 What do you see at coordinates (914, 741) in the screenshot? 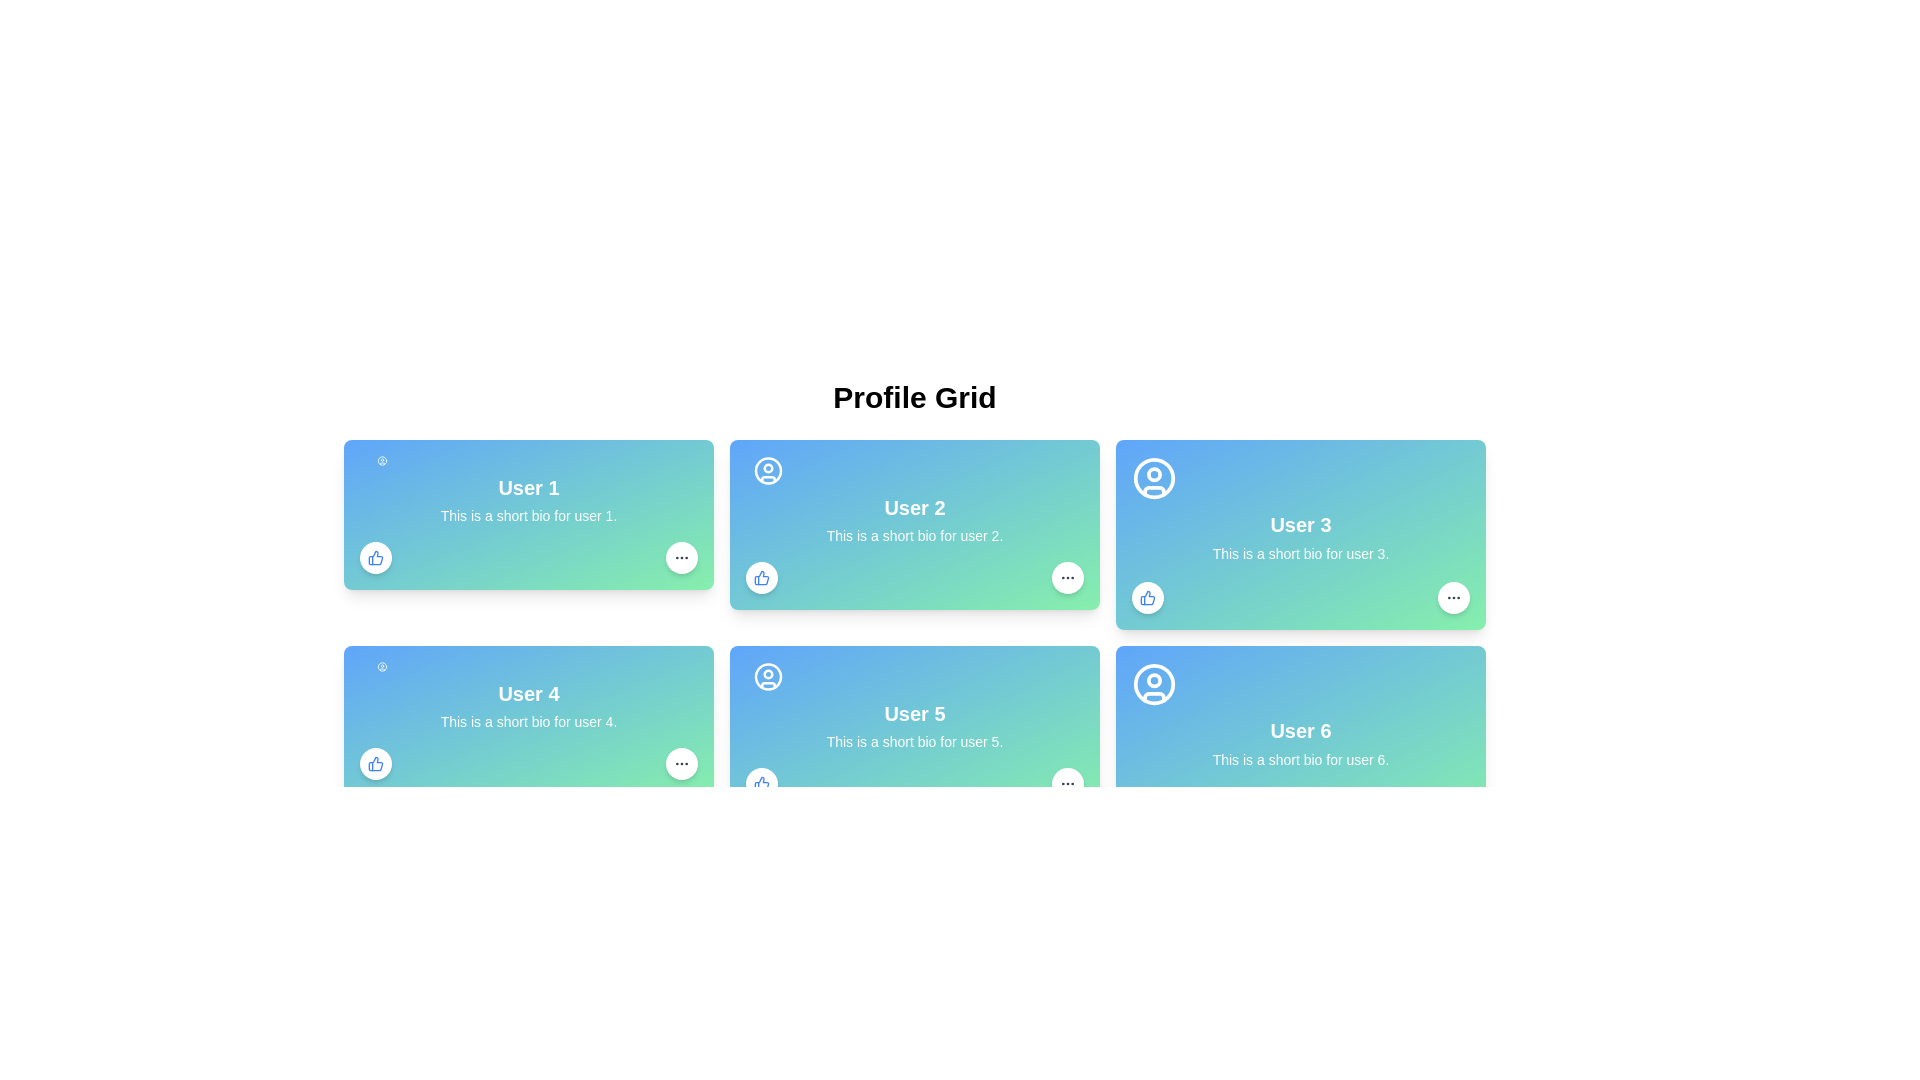
I see `text block displaying 'This is a short bio for user 5.' located within the 'User 5' profile card, positioned directly below the card's title` at bounding box center [914, 741].